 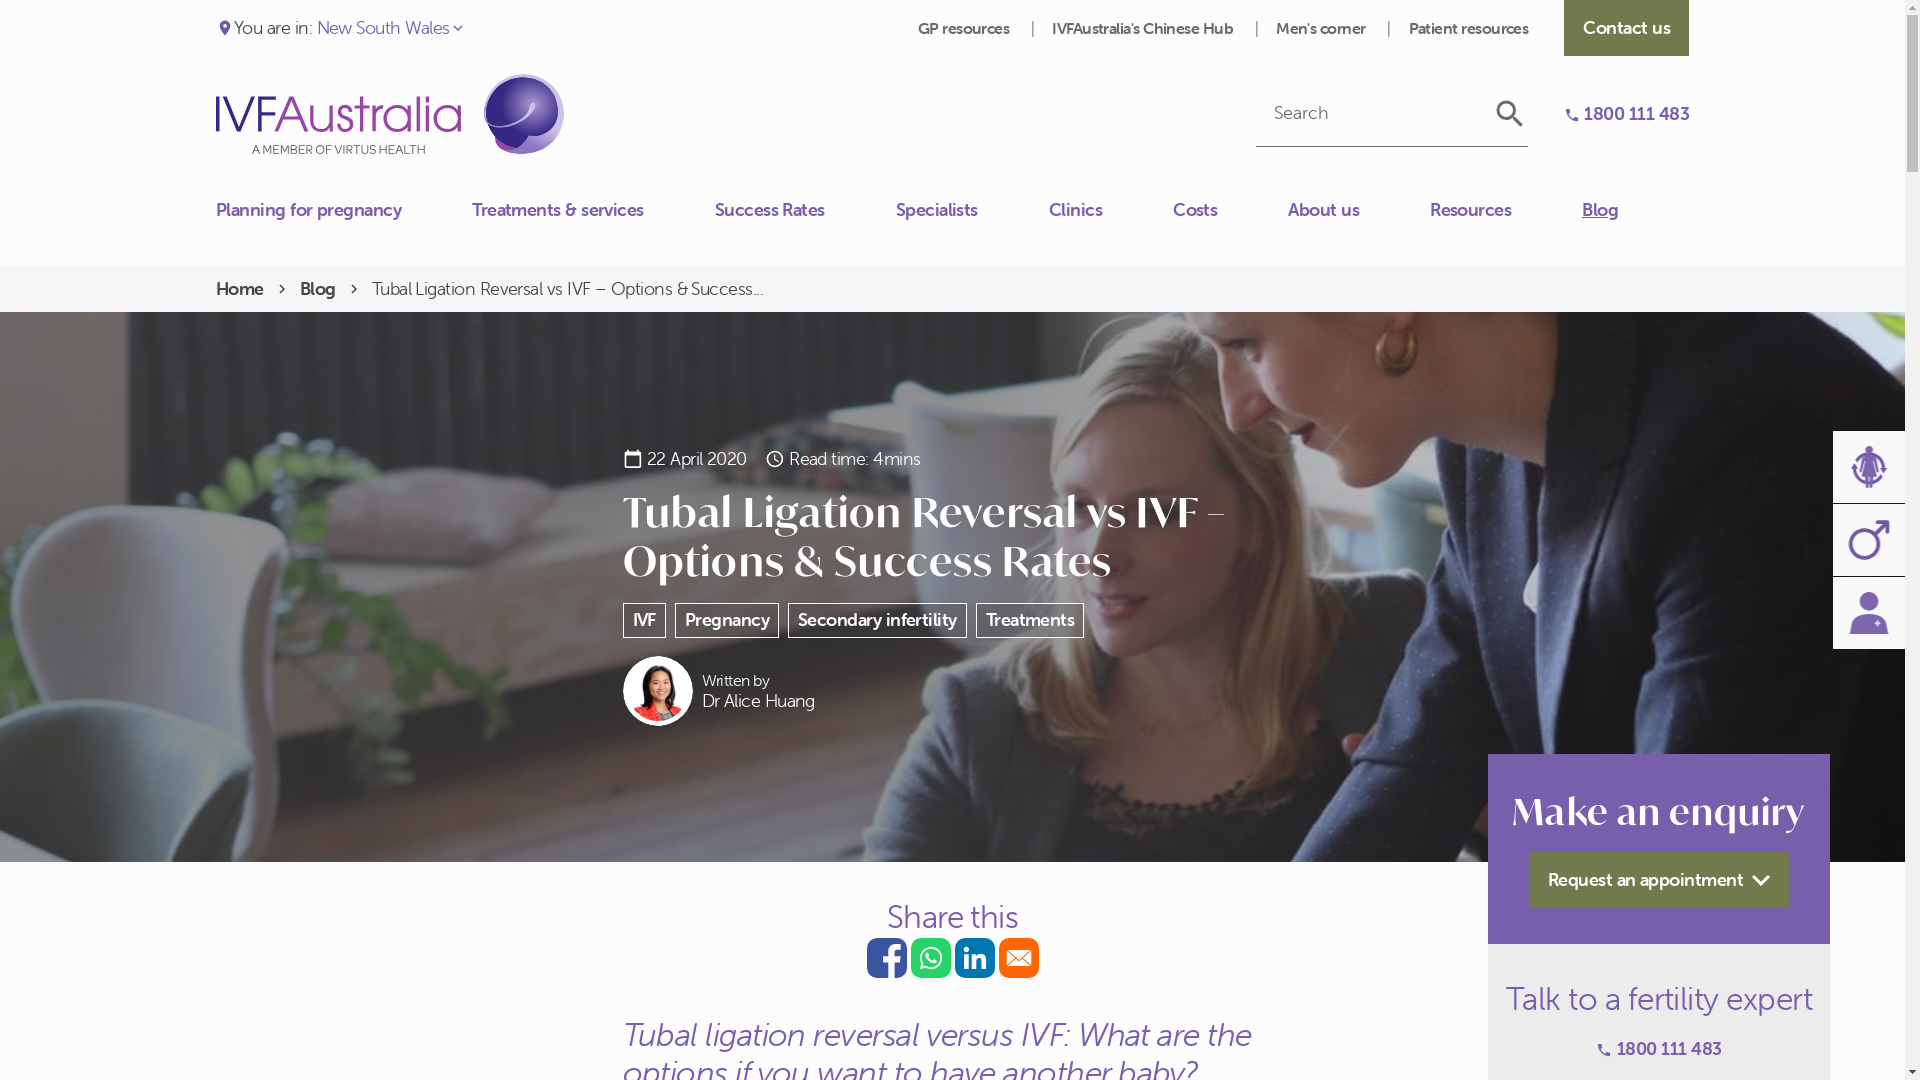 I want to click on 'Close', so click(x=216, y=199).